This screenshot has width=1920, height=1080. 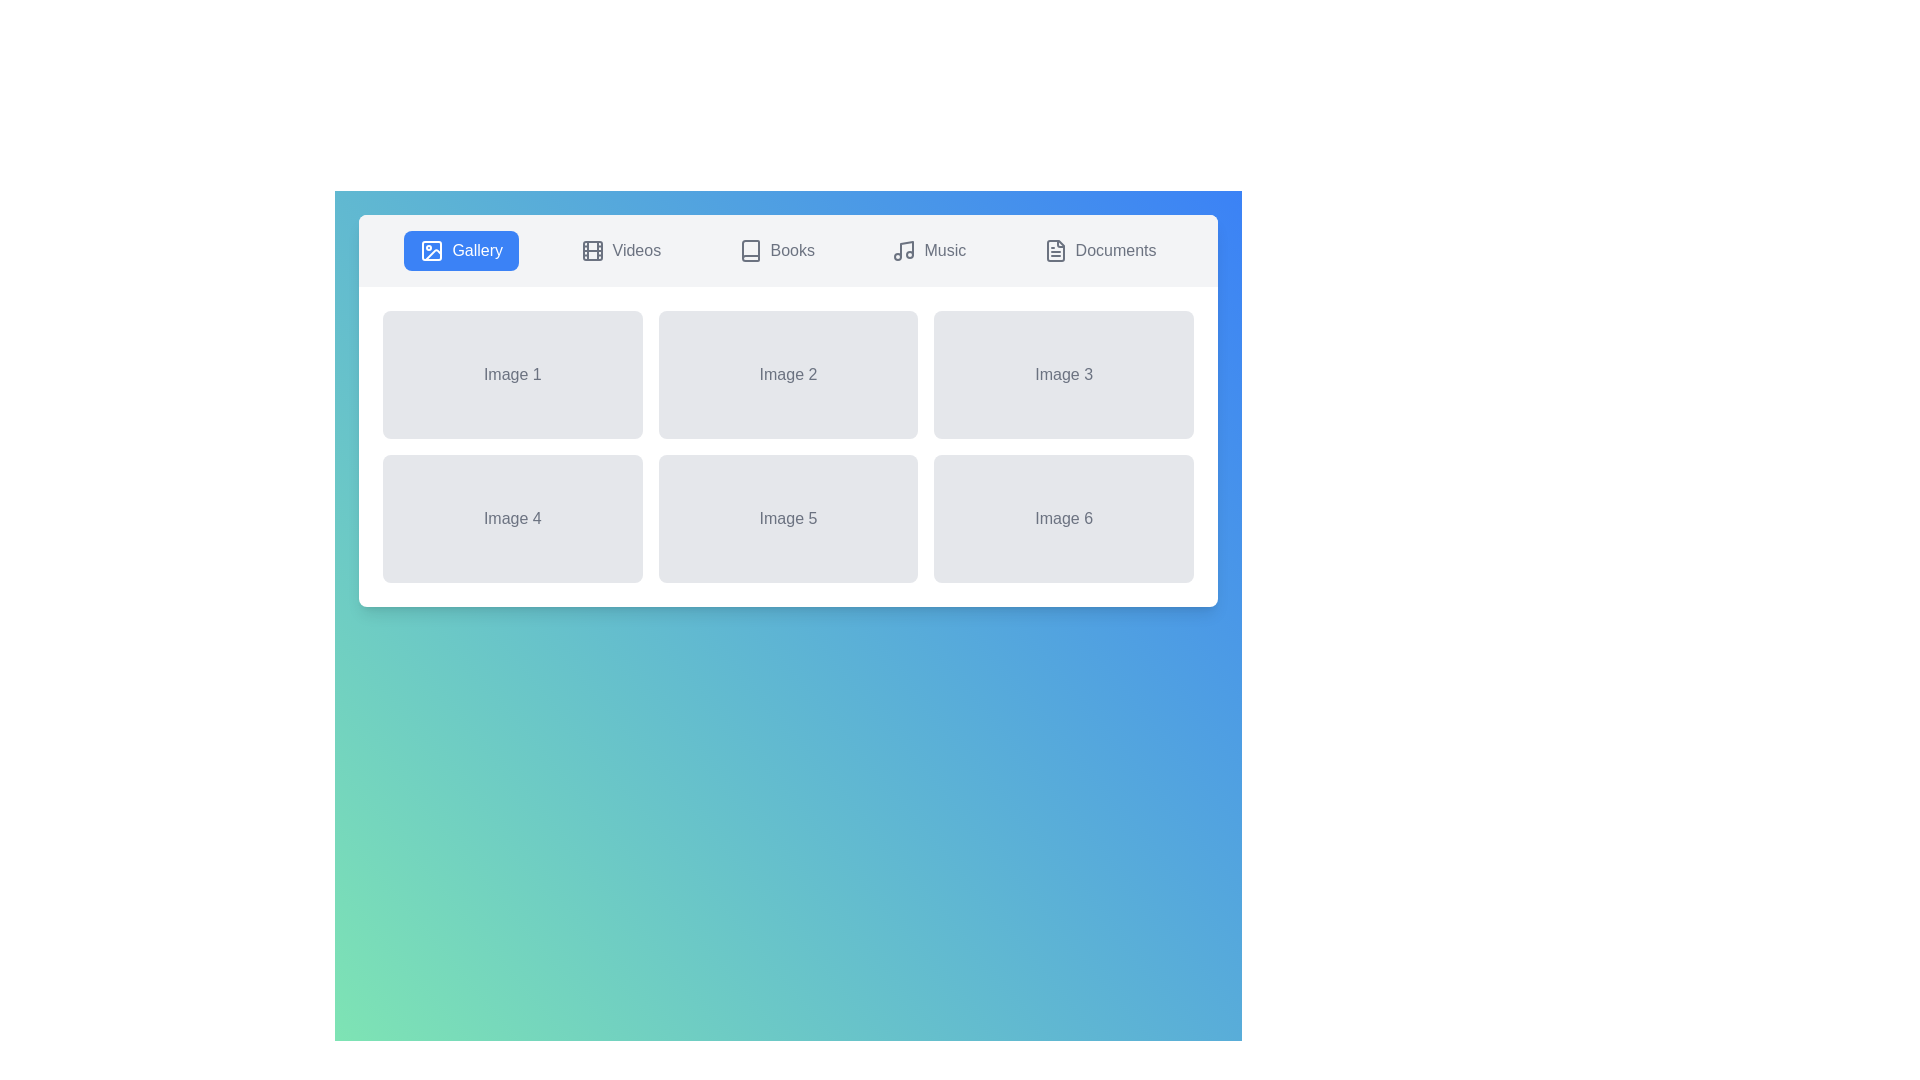 What do you see at coordinates (787, 410) in the screenshot?
I see `the second card in the first row of a three-column grid to interact or view its details` at bounding box center [787, 410].